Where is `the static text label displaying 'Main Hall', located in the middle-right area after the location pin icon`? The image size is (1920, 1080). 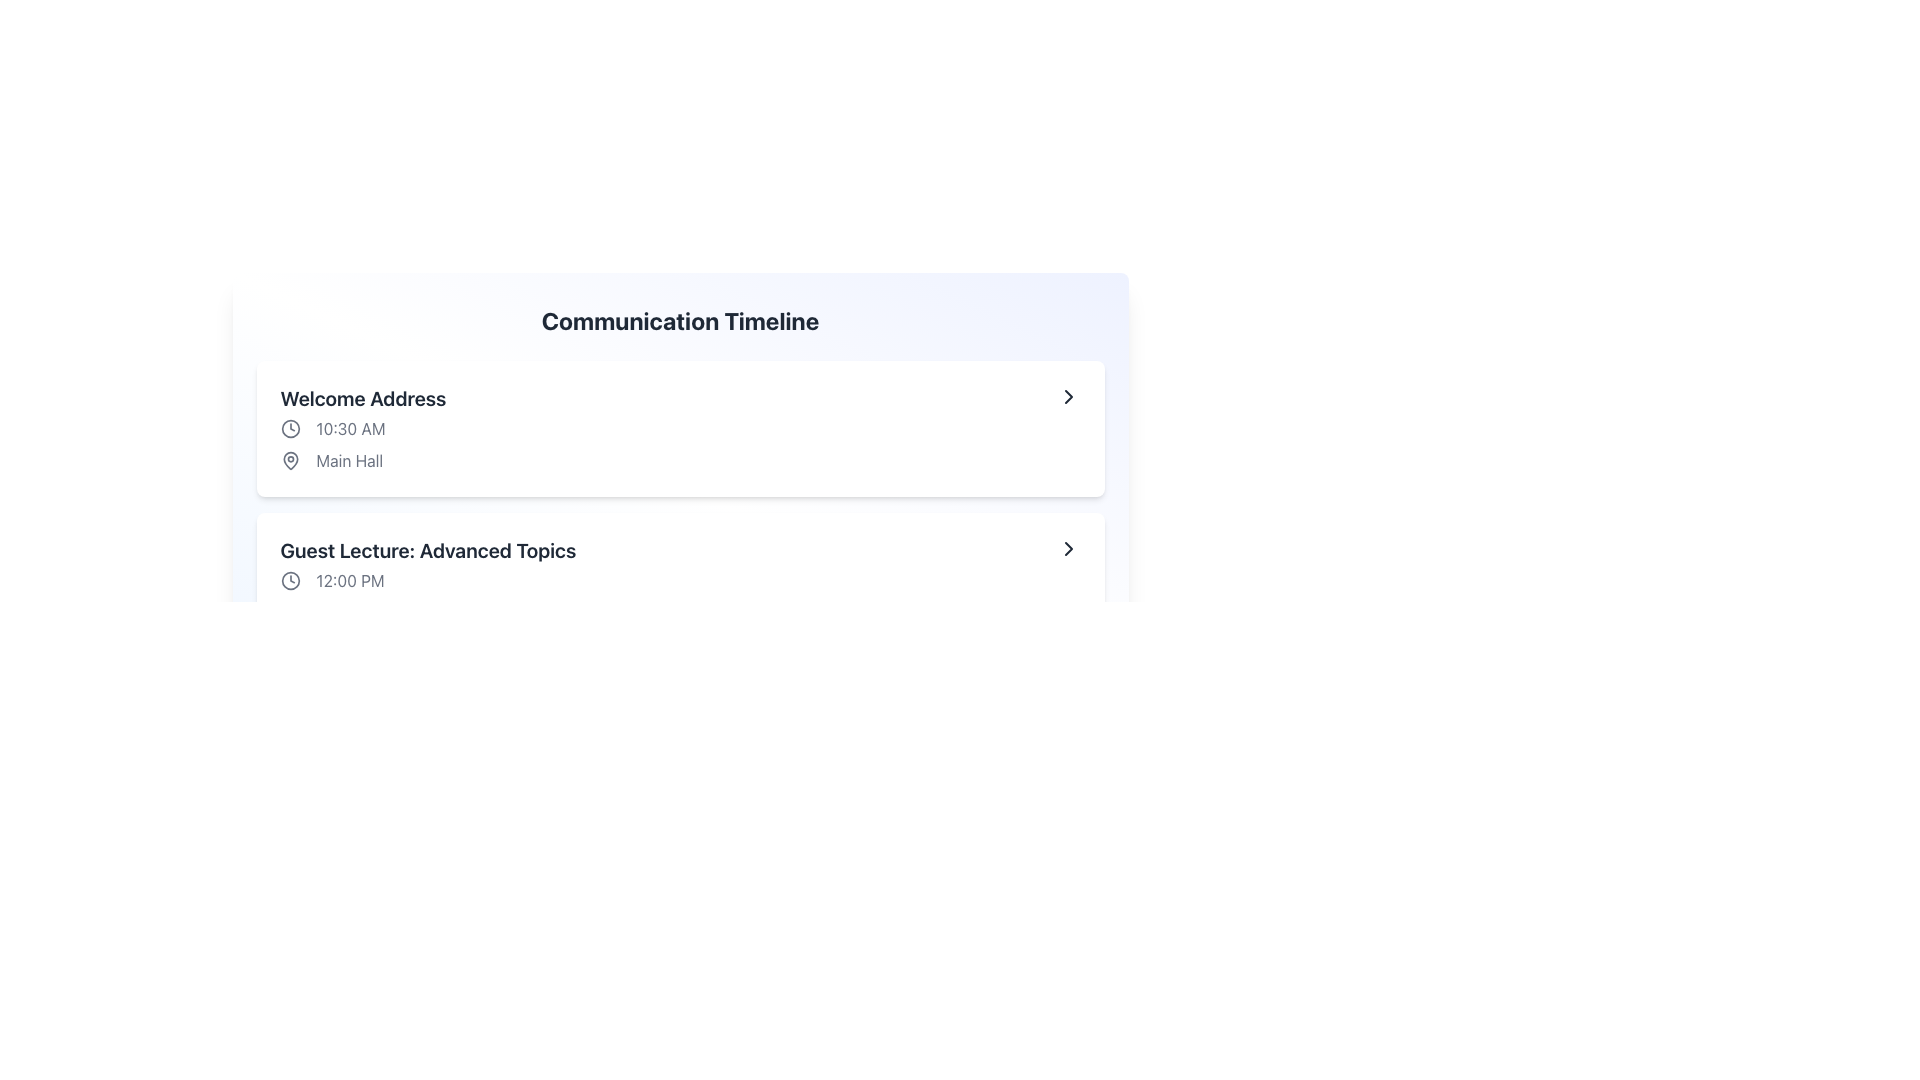
the static text label displaying 'Main Hall', located in the middle-right area after the location pin icon is located at coordinates (349, 461).